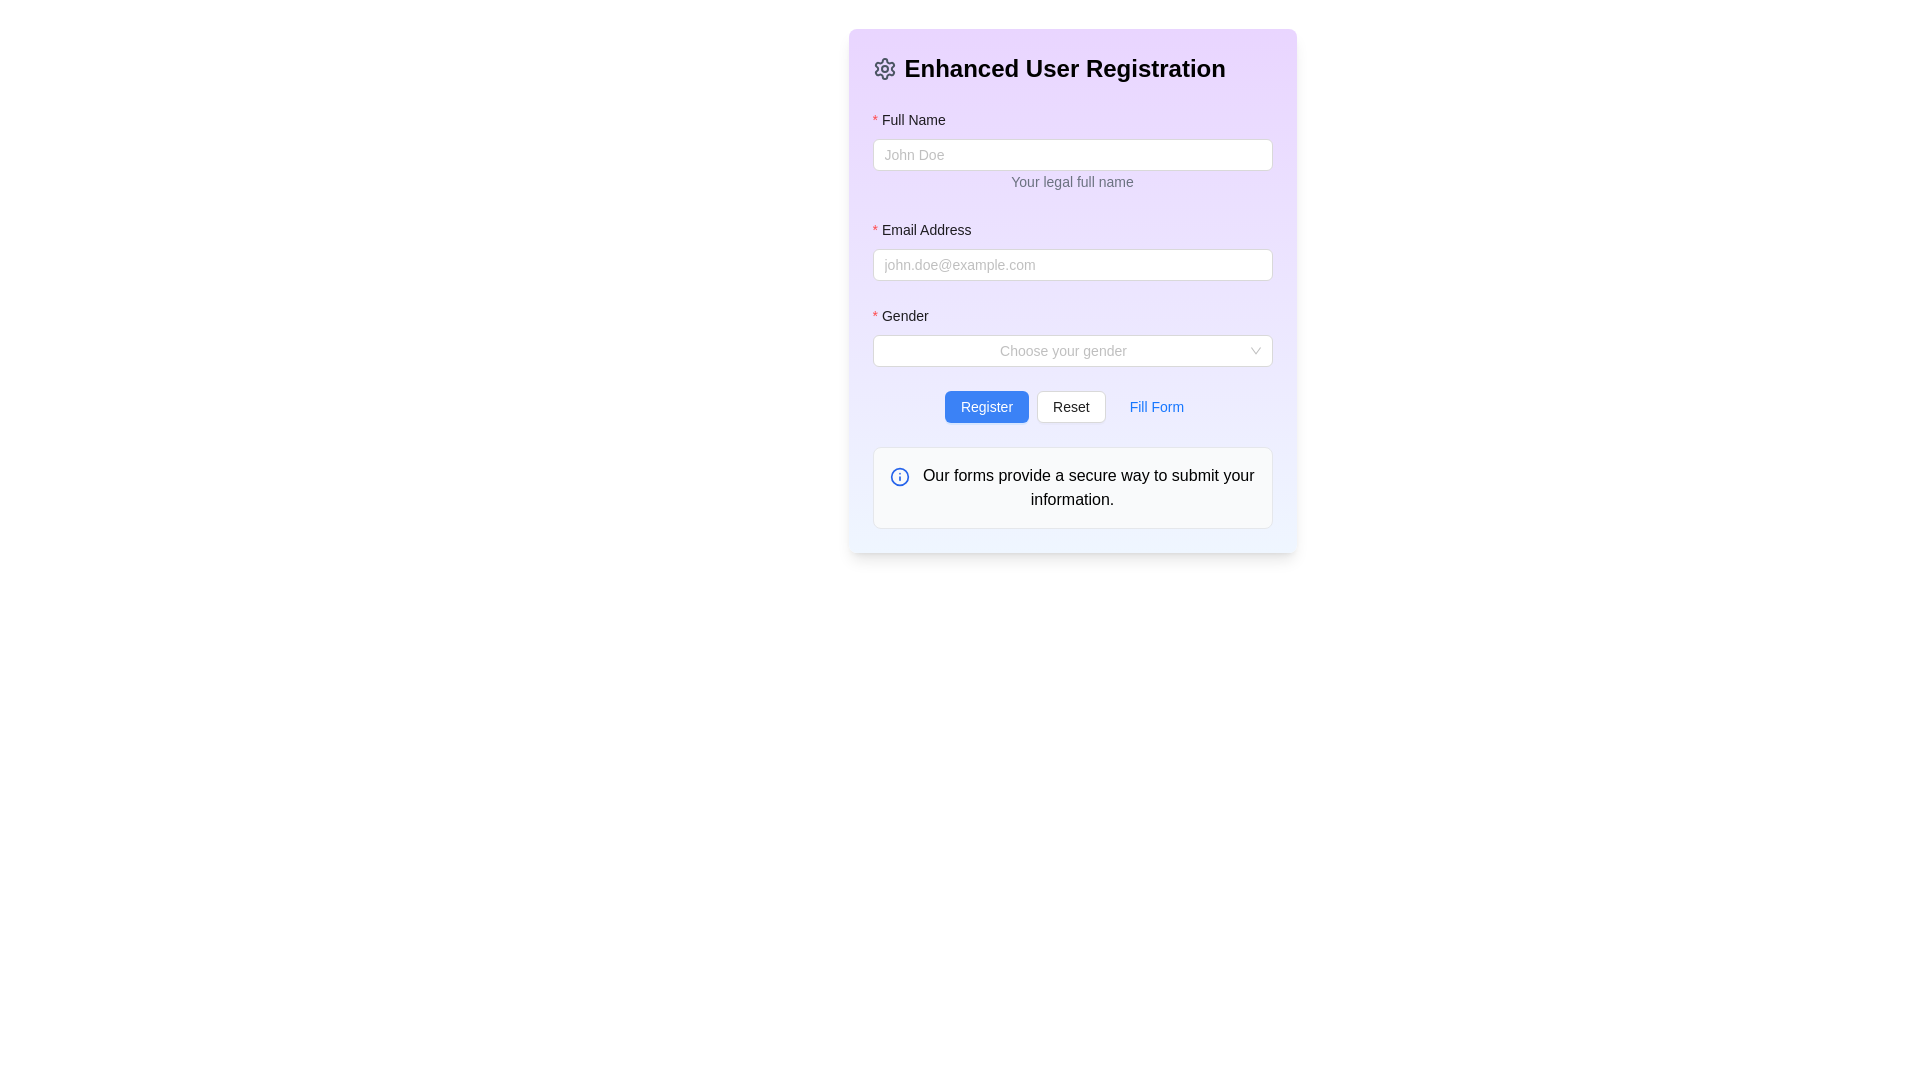  Describe the element at coordinates (1069, 406) in the screenshot. I see `the 'Reset' button, which is the second button in a horizontal group of three buttons, located below a form` at that location.